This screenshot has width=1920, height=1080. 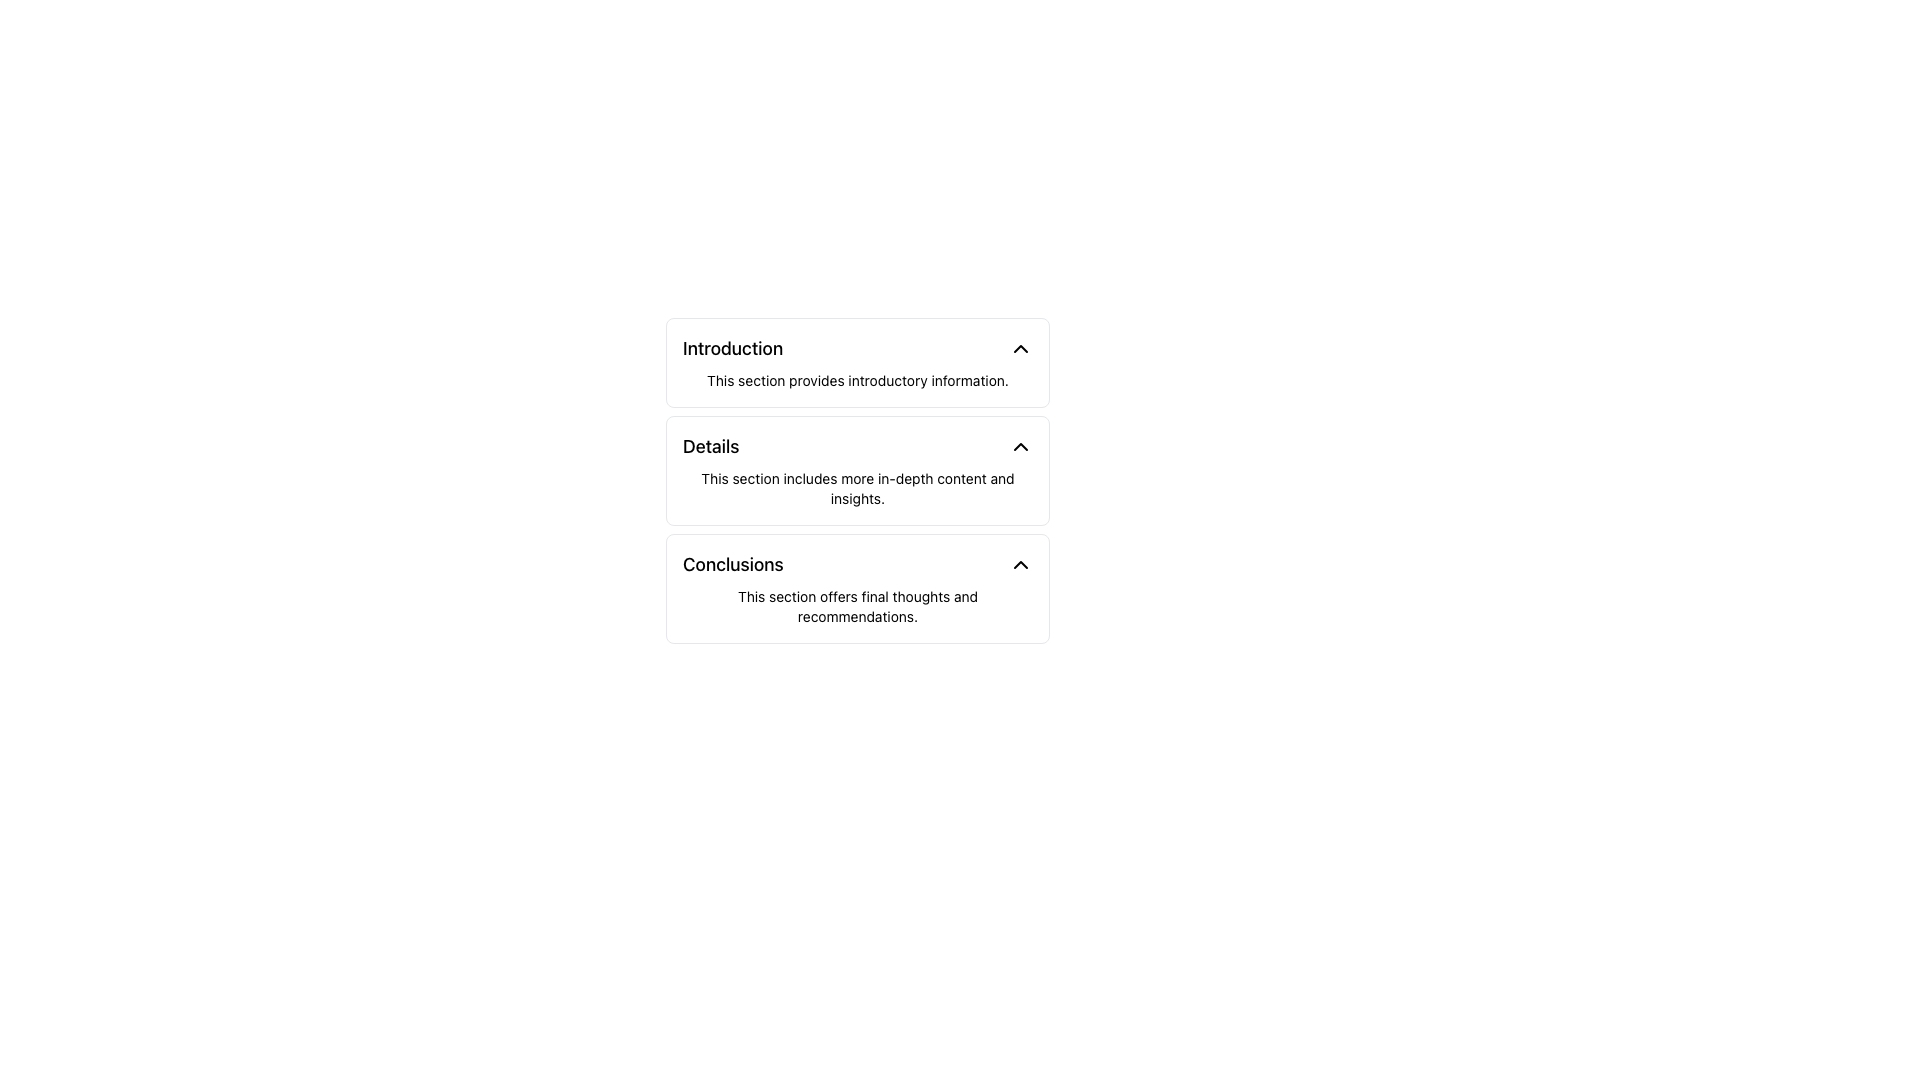 What do you see at coordinates (1021, 564) in the screenshot?
I see `the toggle icon on the far-right side of the 'Conclusions' section header` at bounding box center [1021, 564].